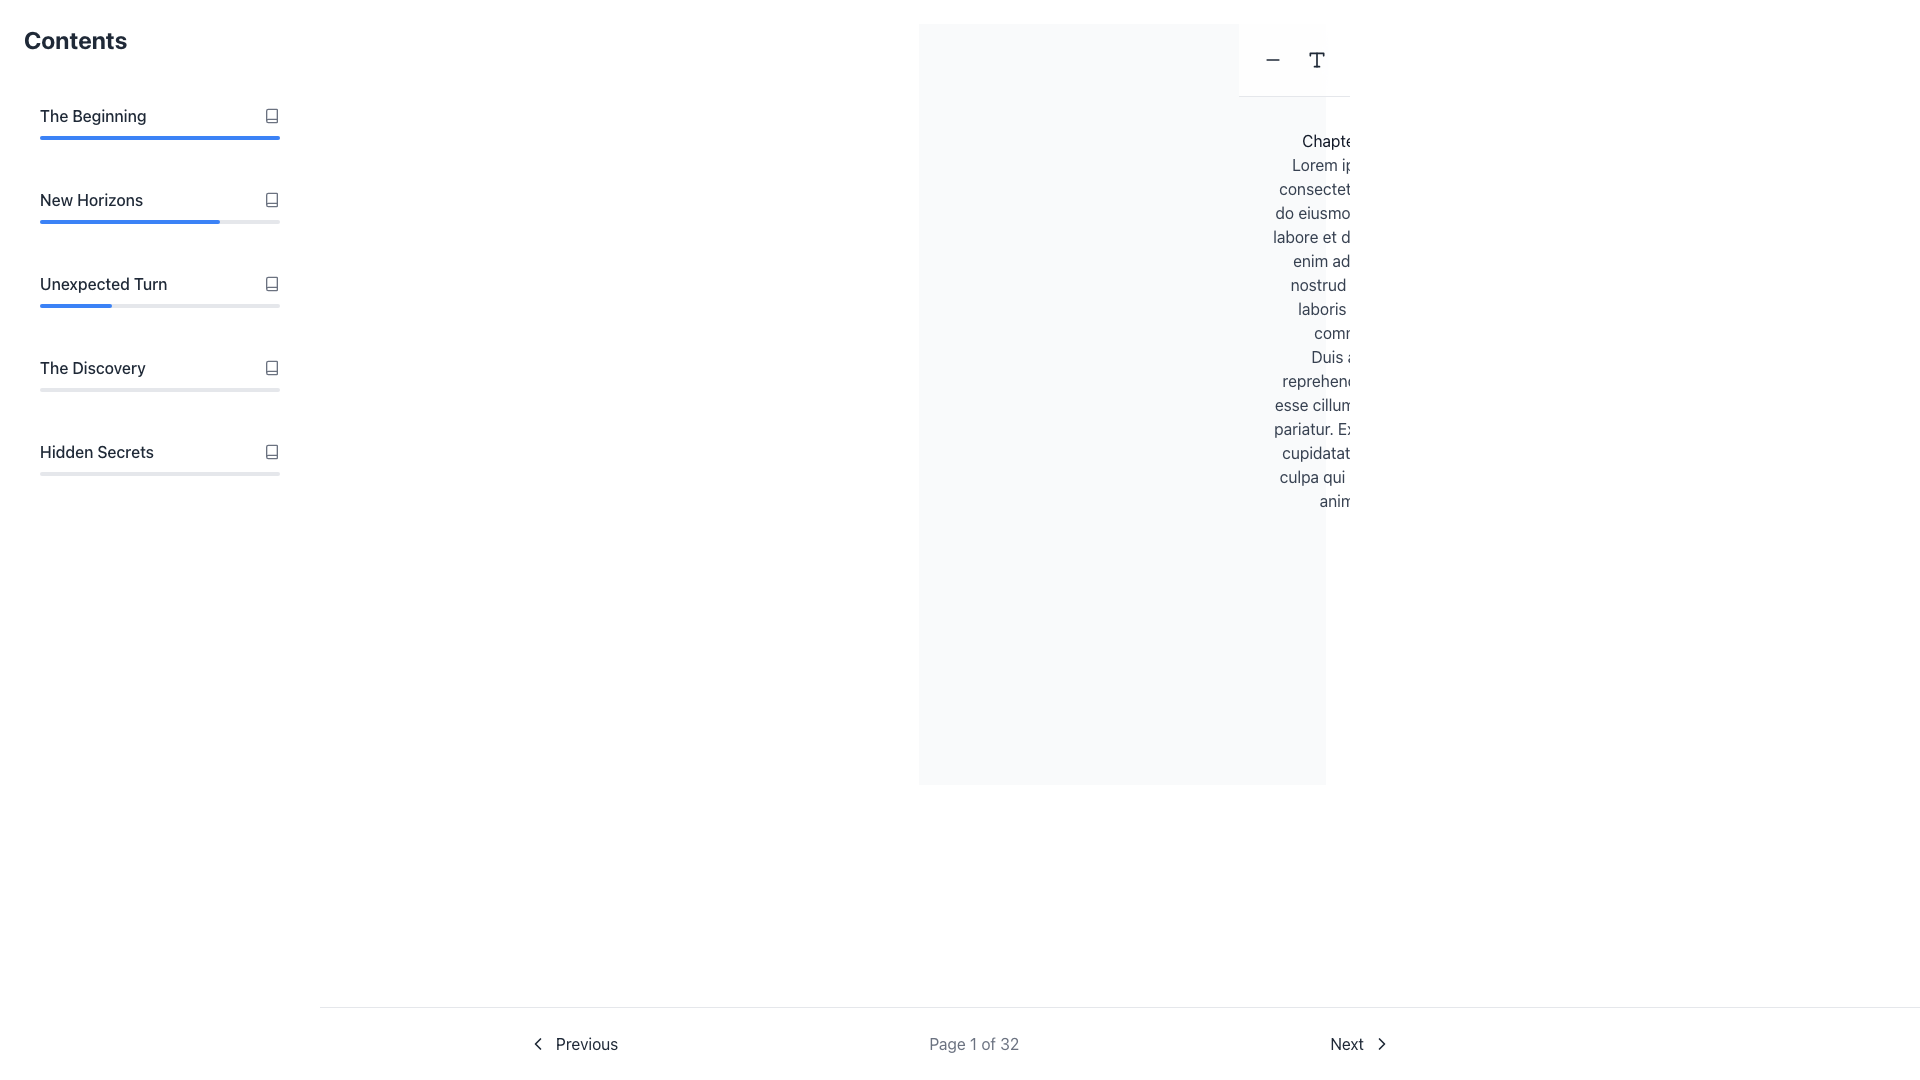 The height and width of the screenshot is (1080, 1920). What do you see at coordinates (102, 284) in the screenshot?
I see `the third item in the 'Contents' list, which serves as a navigational link or marker for a chapter or section in the document` at bounding box center [102, 284].